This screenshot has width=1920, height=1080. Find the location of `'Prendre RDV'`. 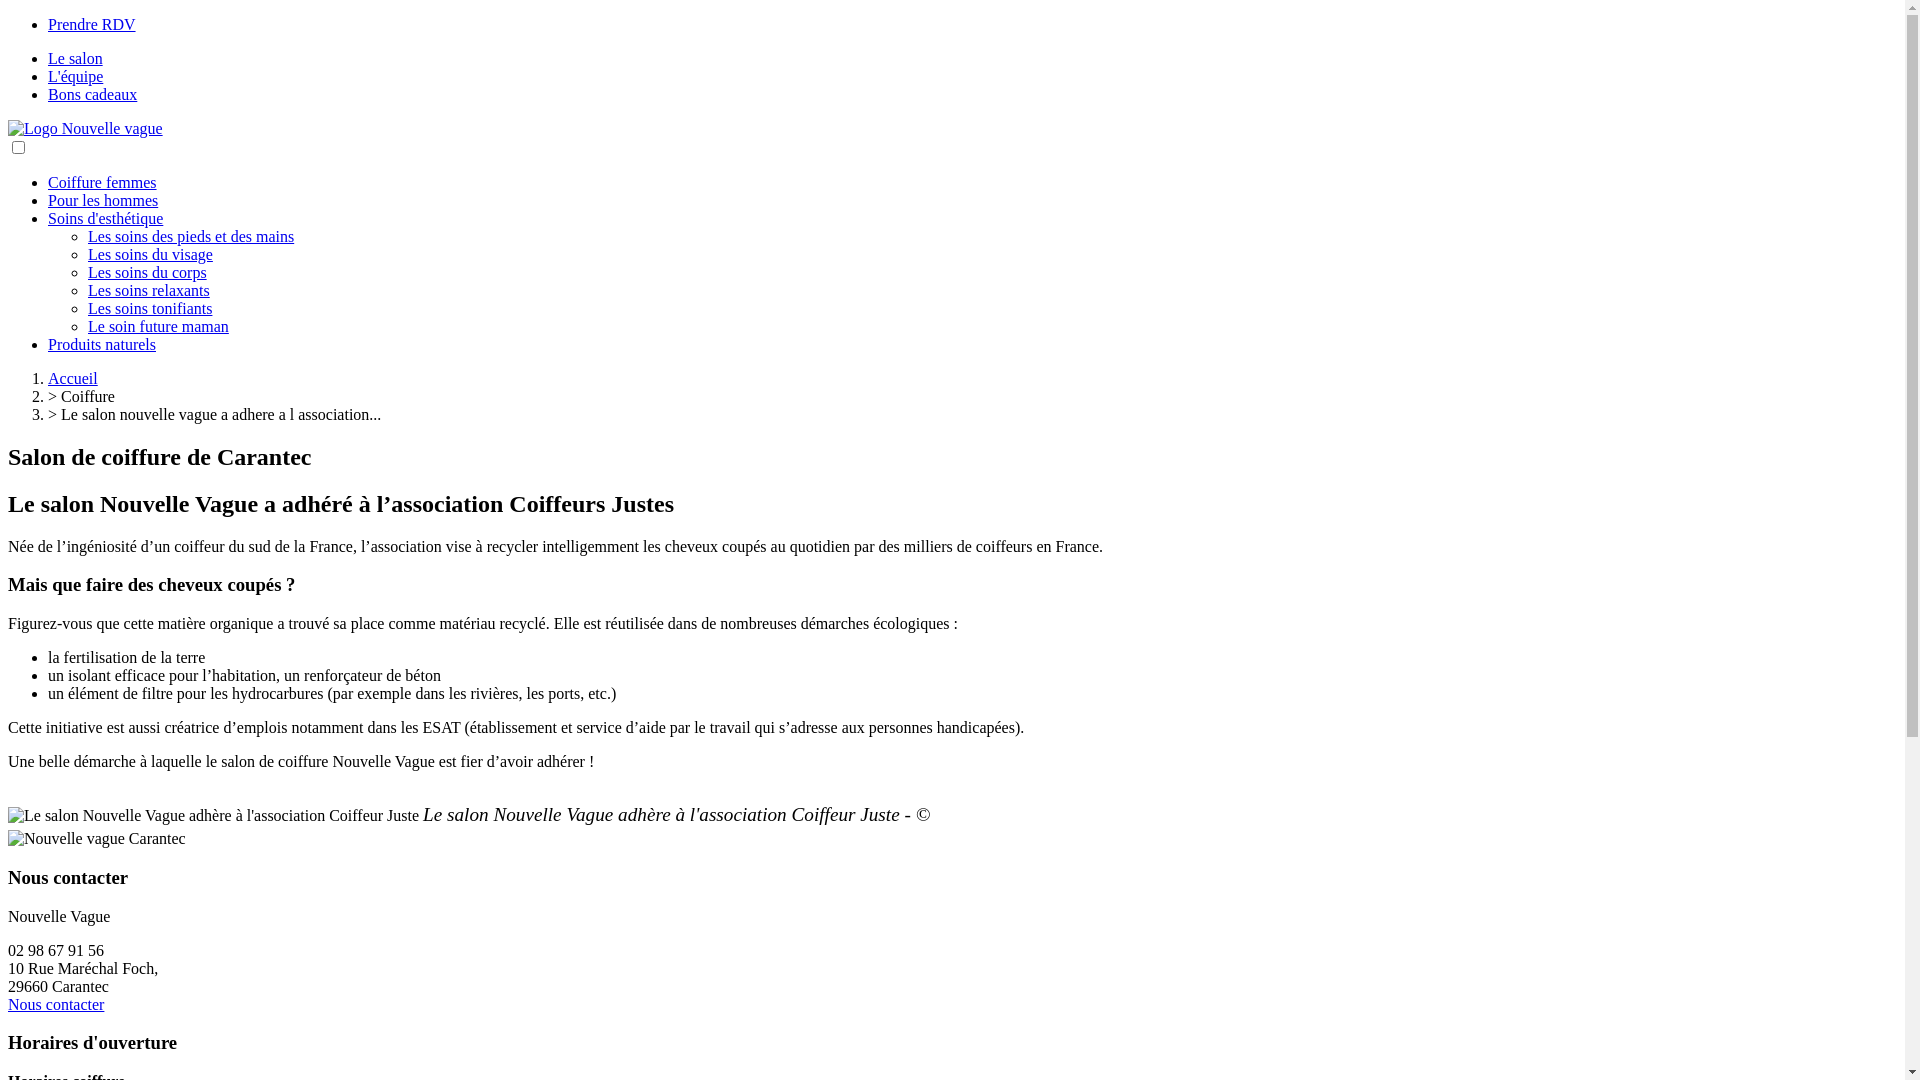

'Prendre RDV' is located at coordinates (90, 24).